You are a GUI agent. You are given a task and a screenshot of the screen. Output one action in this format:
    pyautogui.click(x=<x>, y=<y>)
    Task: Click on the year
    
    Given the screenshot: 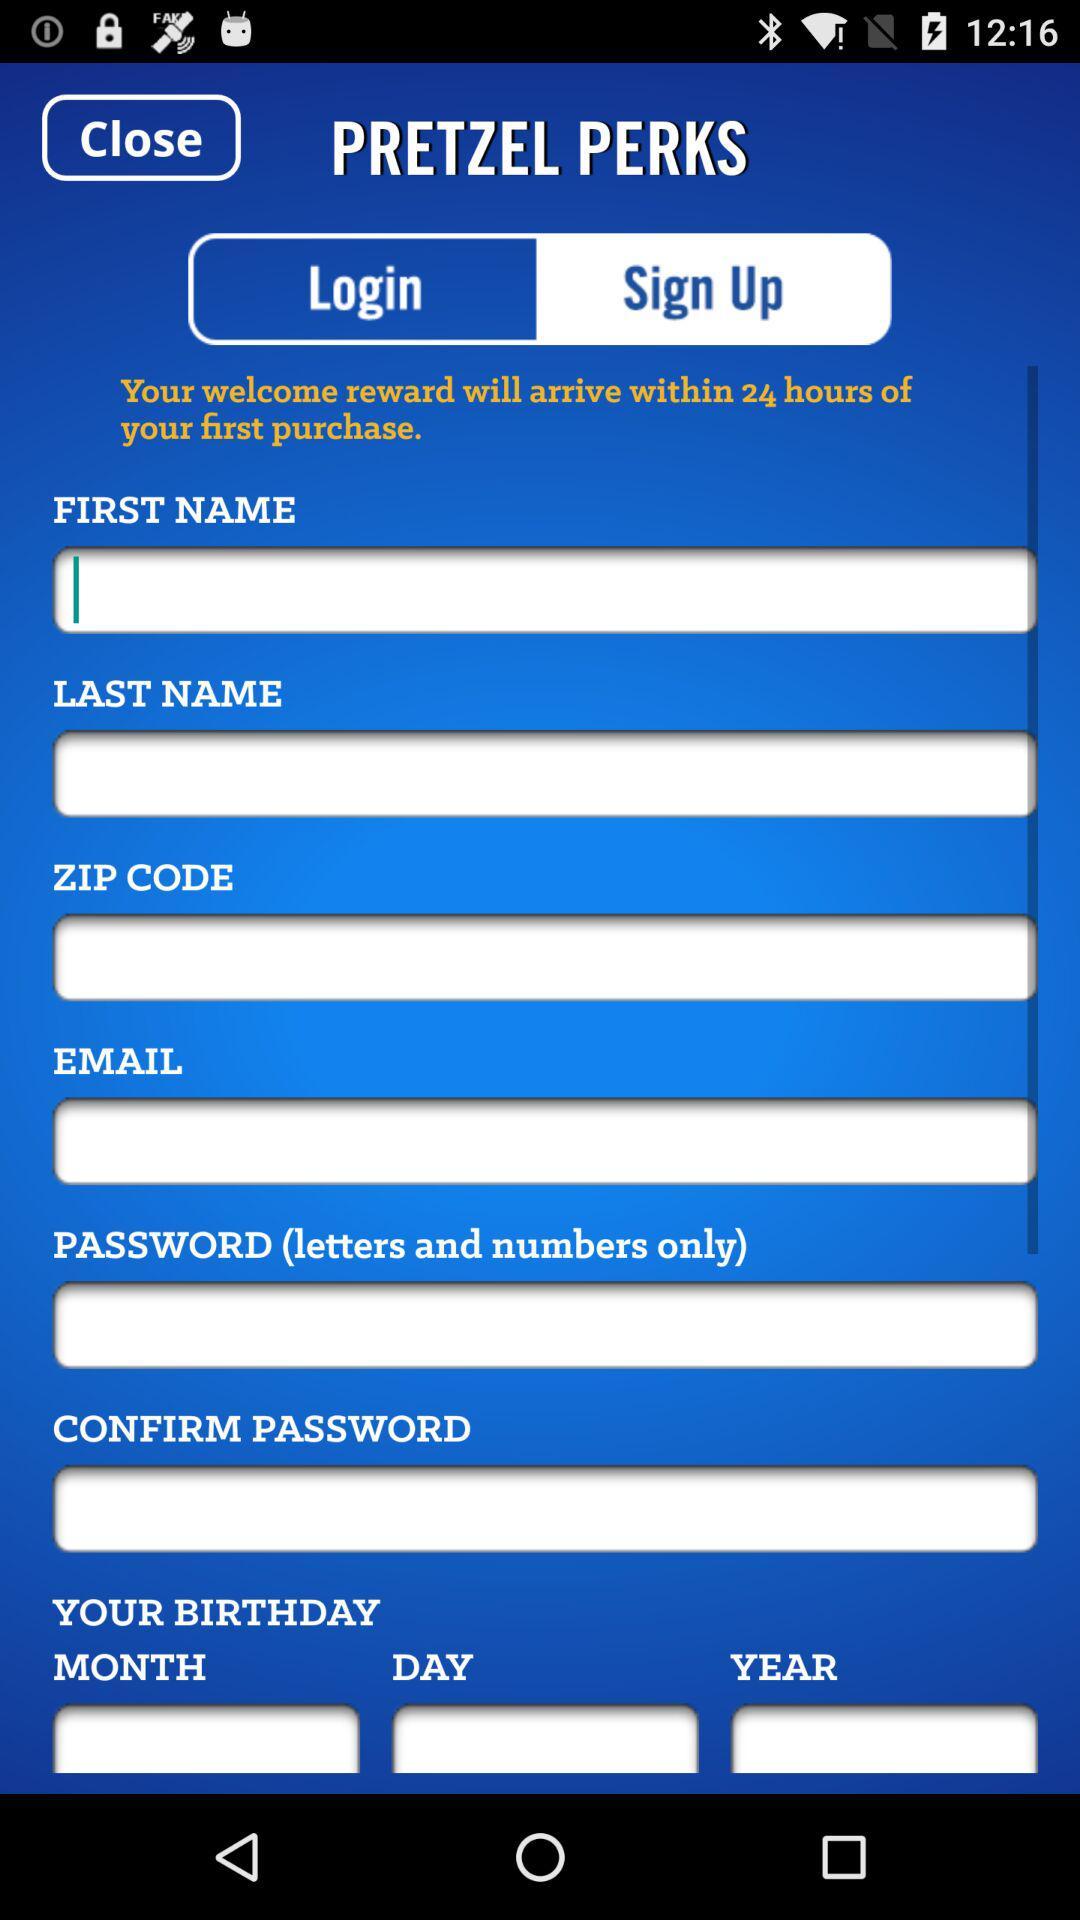 What is the action you would take?
    pyautogui.click(x=883, y=1737)
    